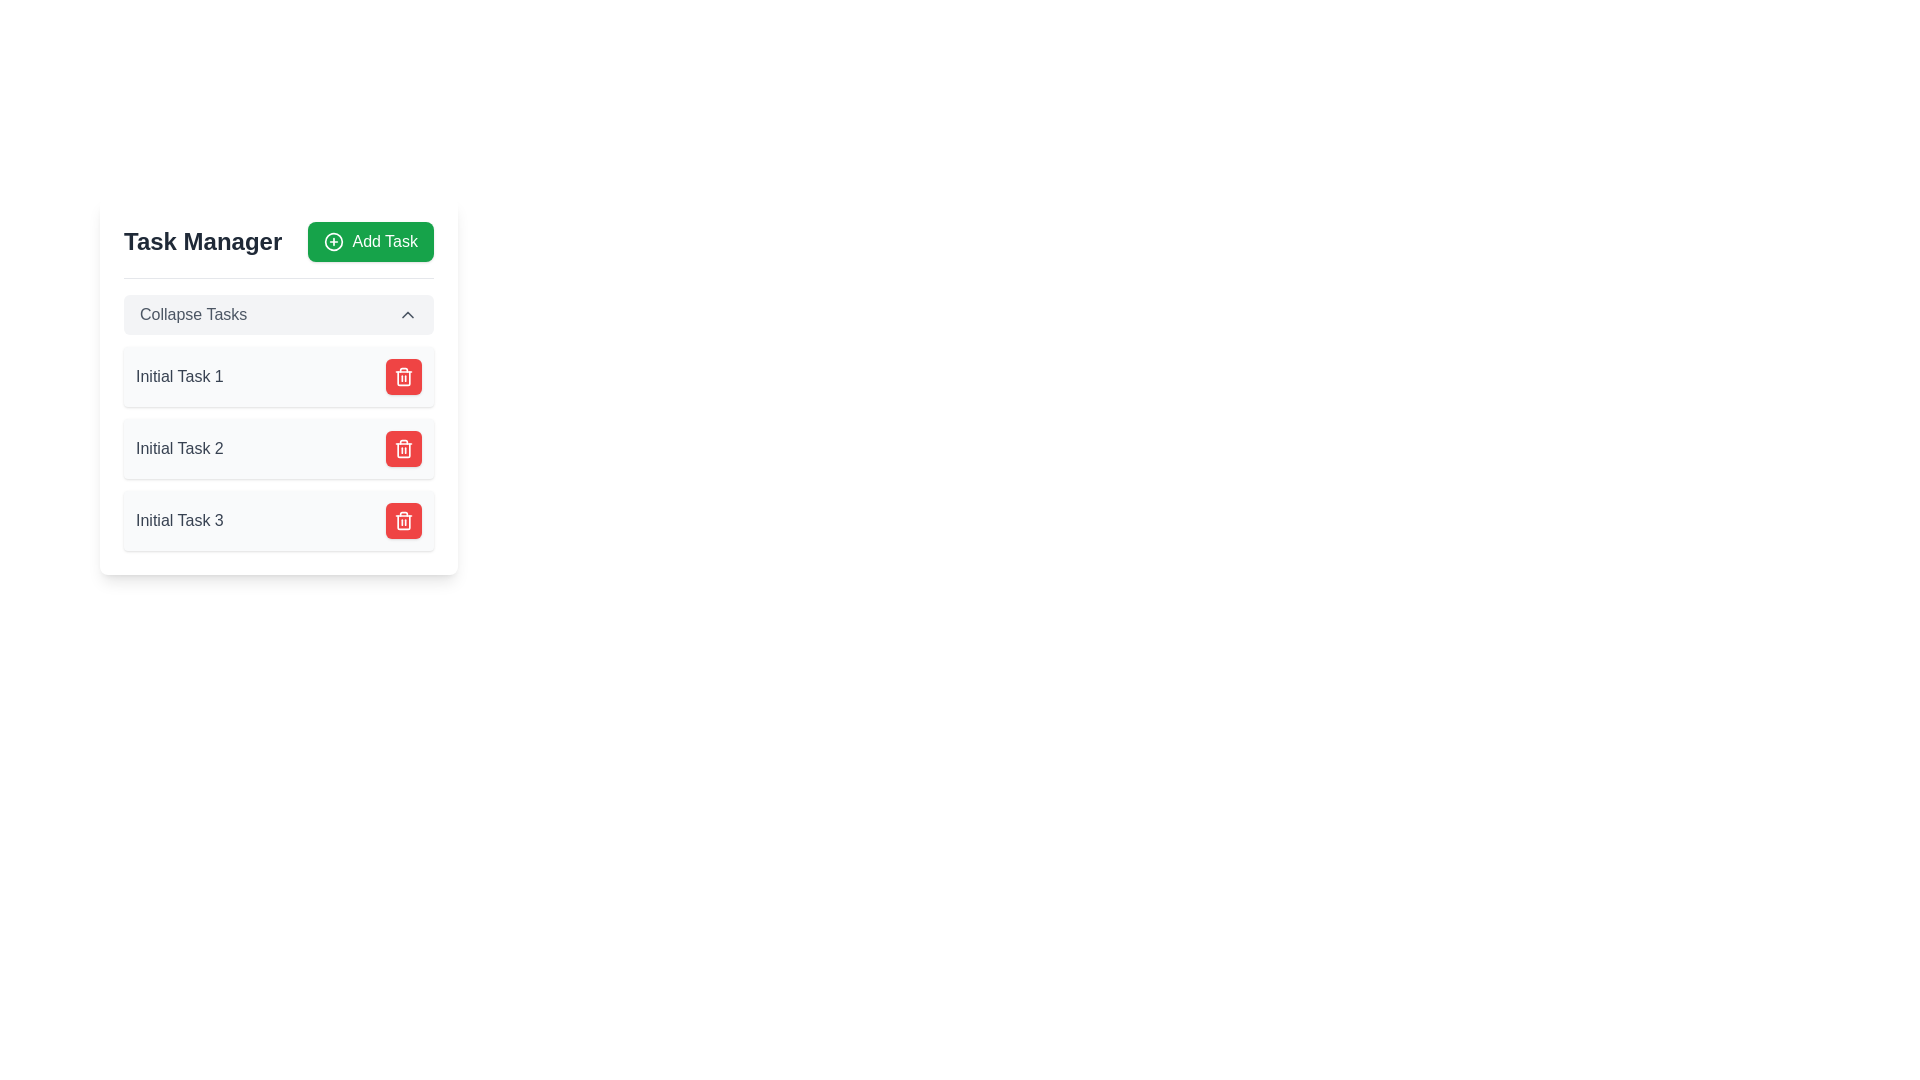  Describe the element at coordinates (277, 447) in the screenshot. I see `the second task entry in the 'Task Manager'` at that location.